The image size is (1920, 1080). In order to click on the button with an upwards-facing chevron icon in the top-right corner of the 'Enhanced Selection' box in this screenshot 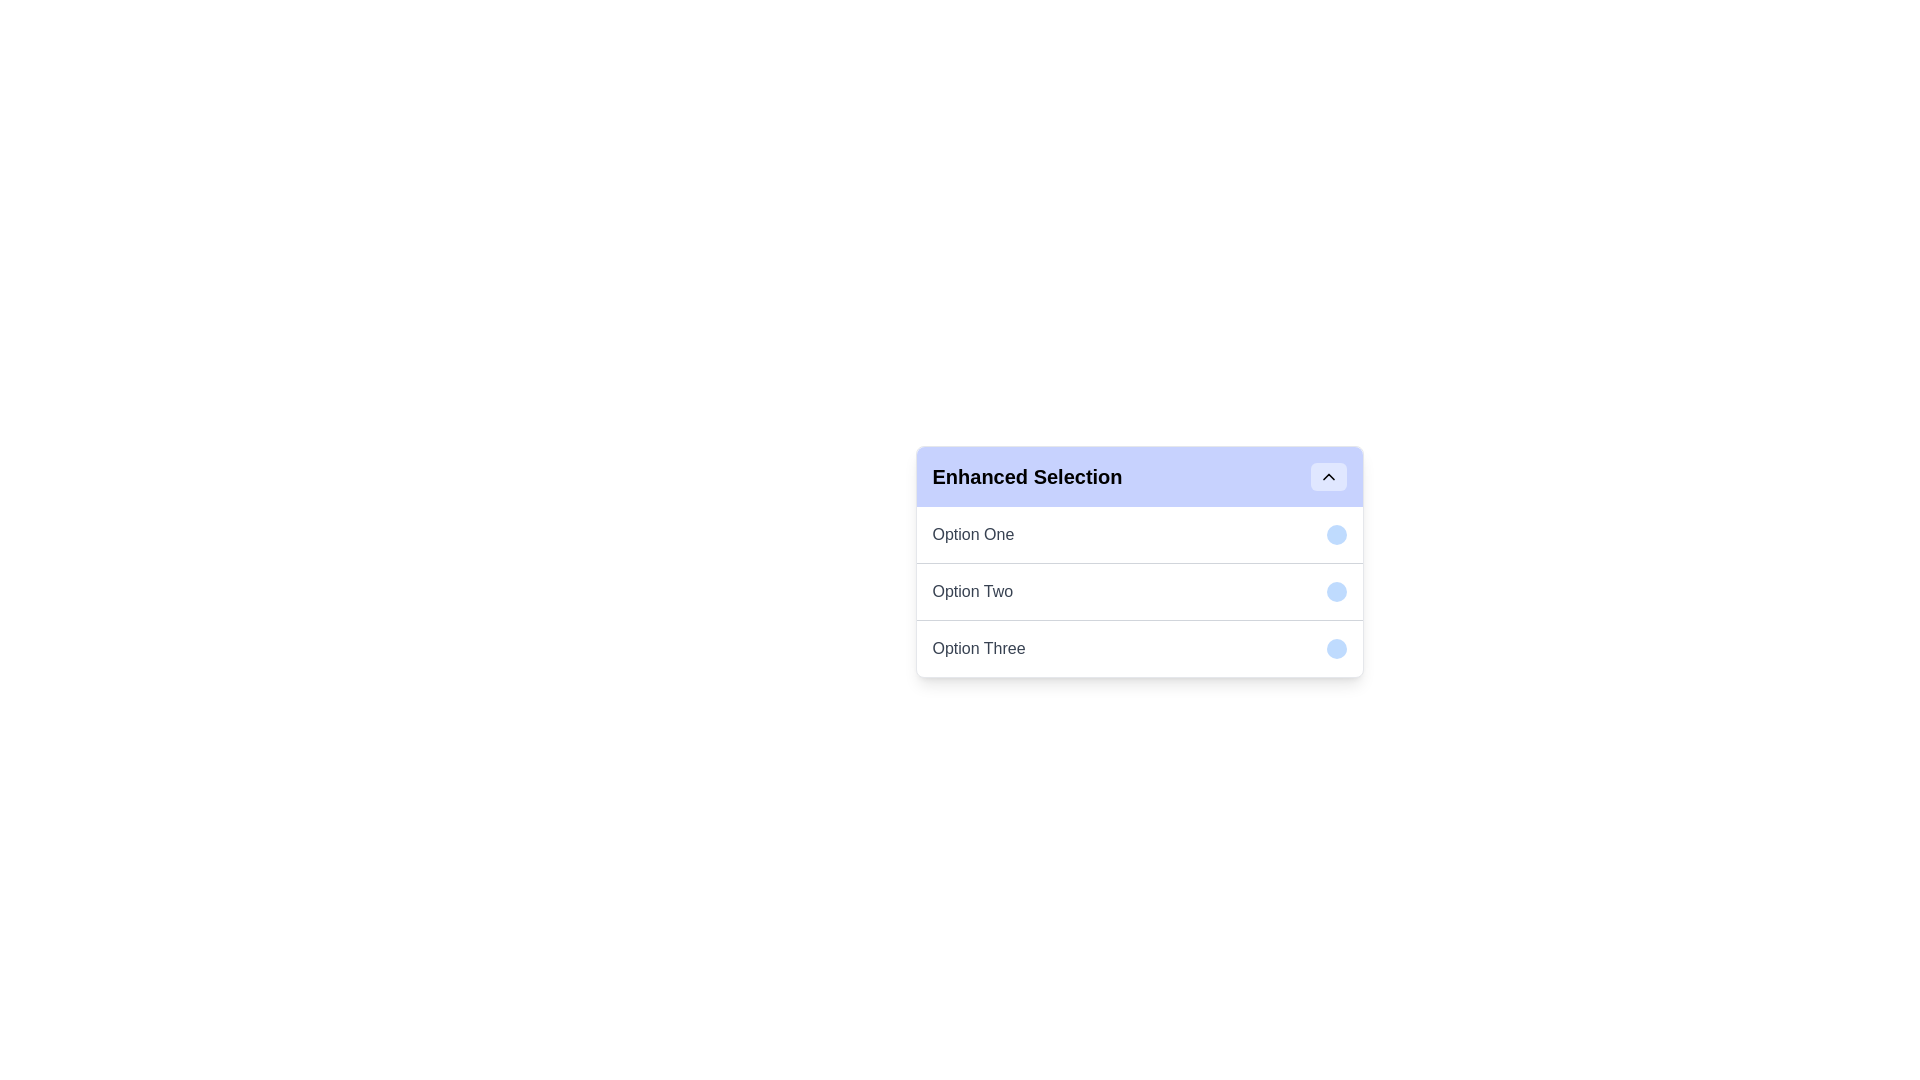, I will do `click(1328, 477)`.